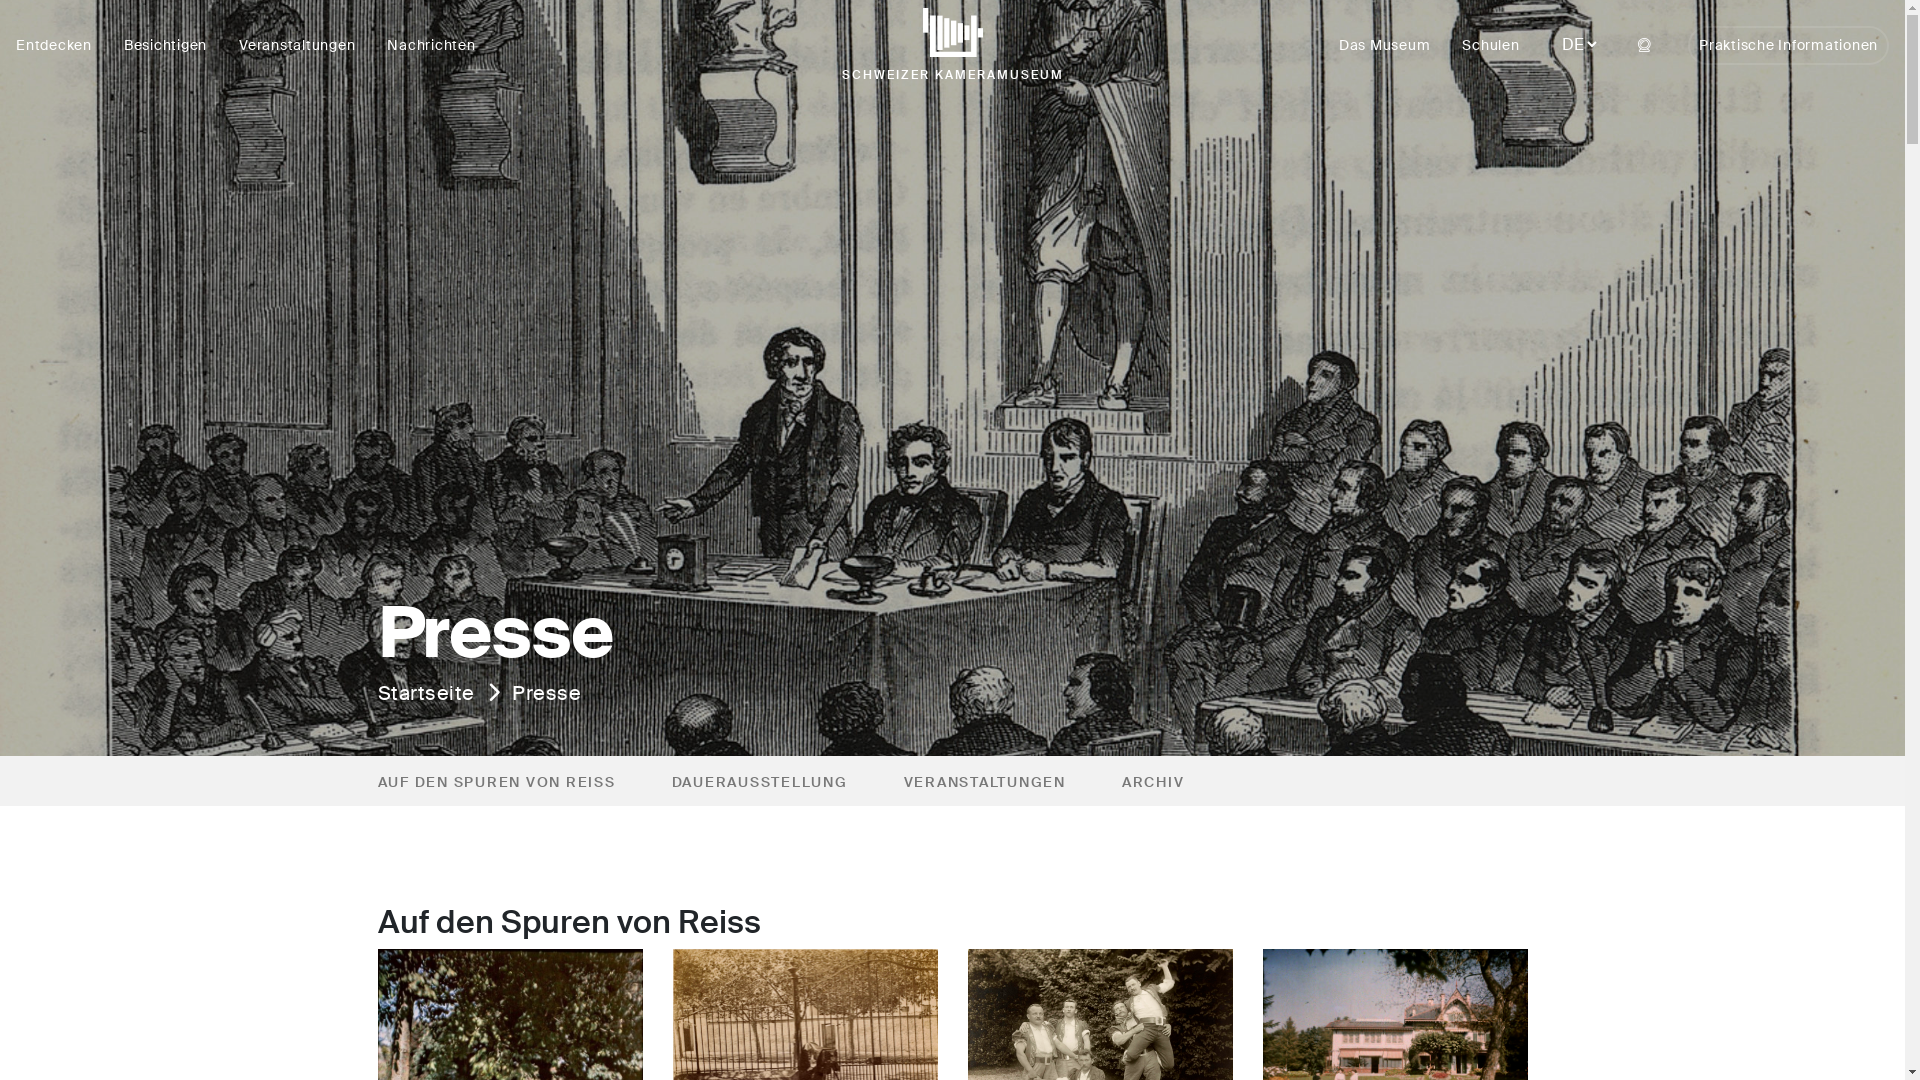 This screenshot has height=1080, width=1920. What do you see at coordinates (425, 692) in the screenshot?
I see `'Startseite'` at bounding box center [425, 692].